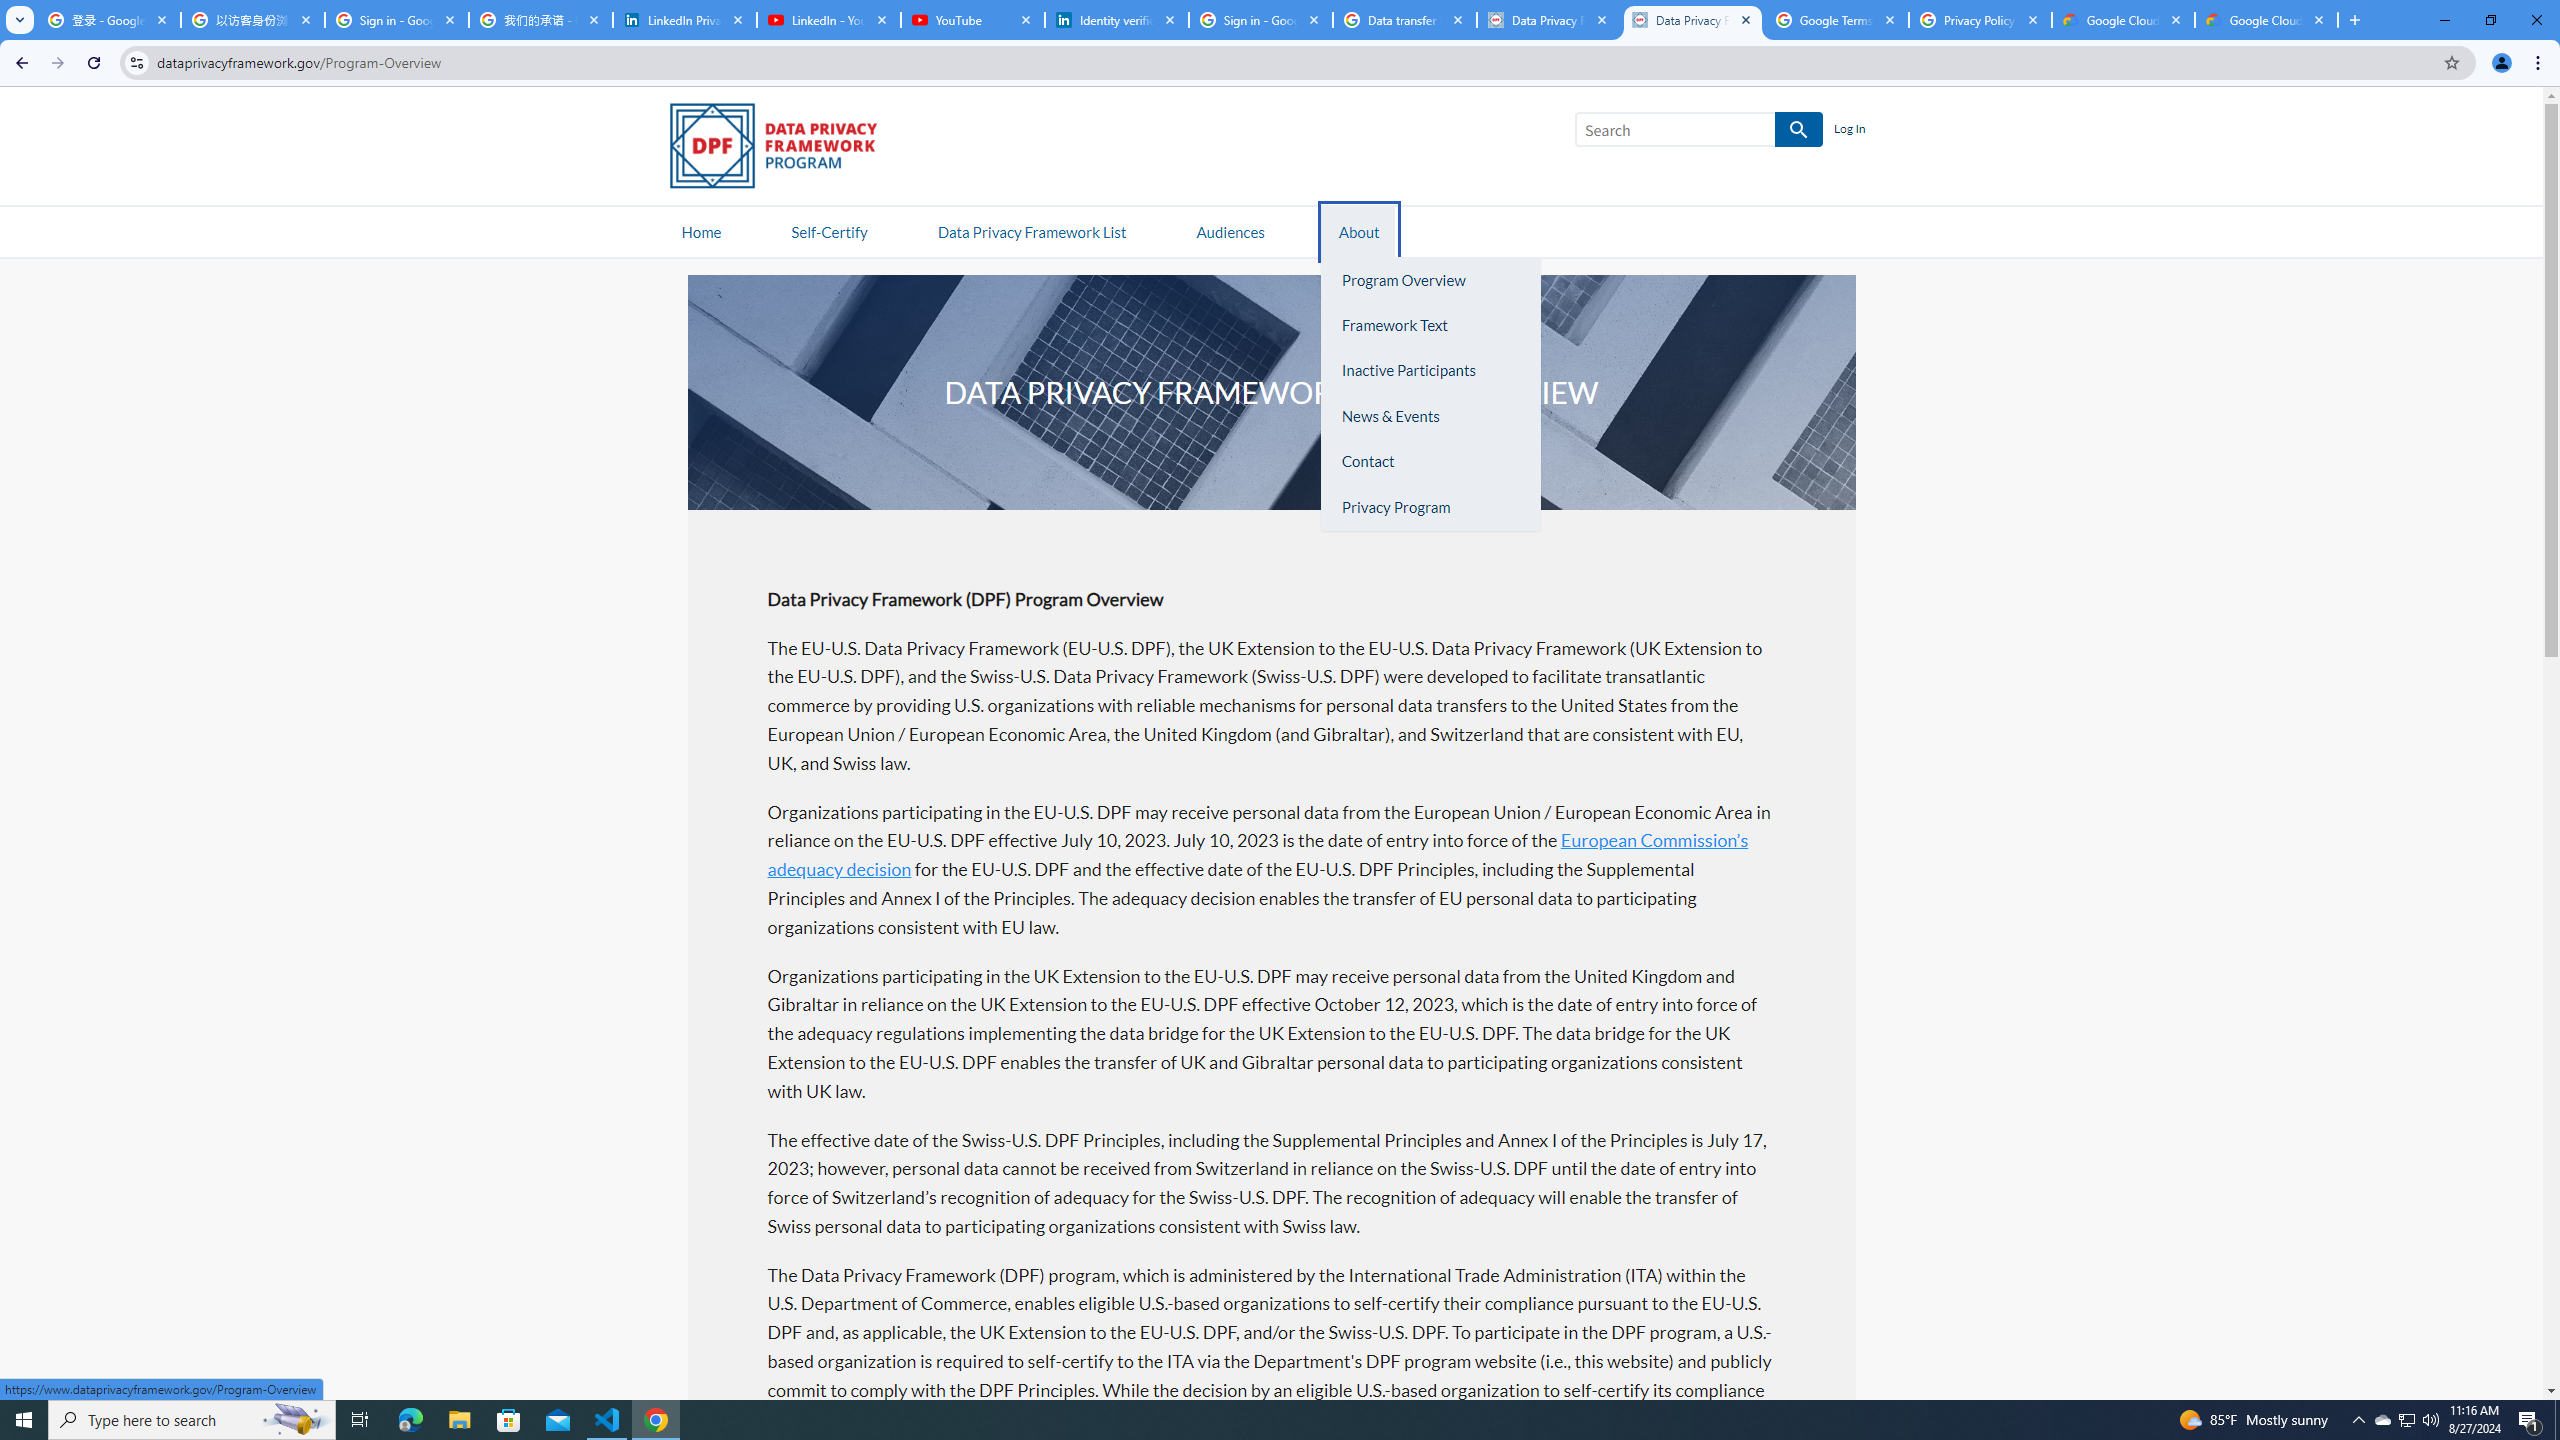 The width and height of the screenshot is (2560, 1440). I want to click on 'Search SEARCH', so click(1697, 133).